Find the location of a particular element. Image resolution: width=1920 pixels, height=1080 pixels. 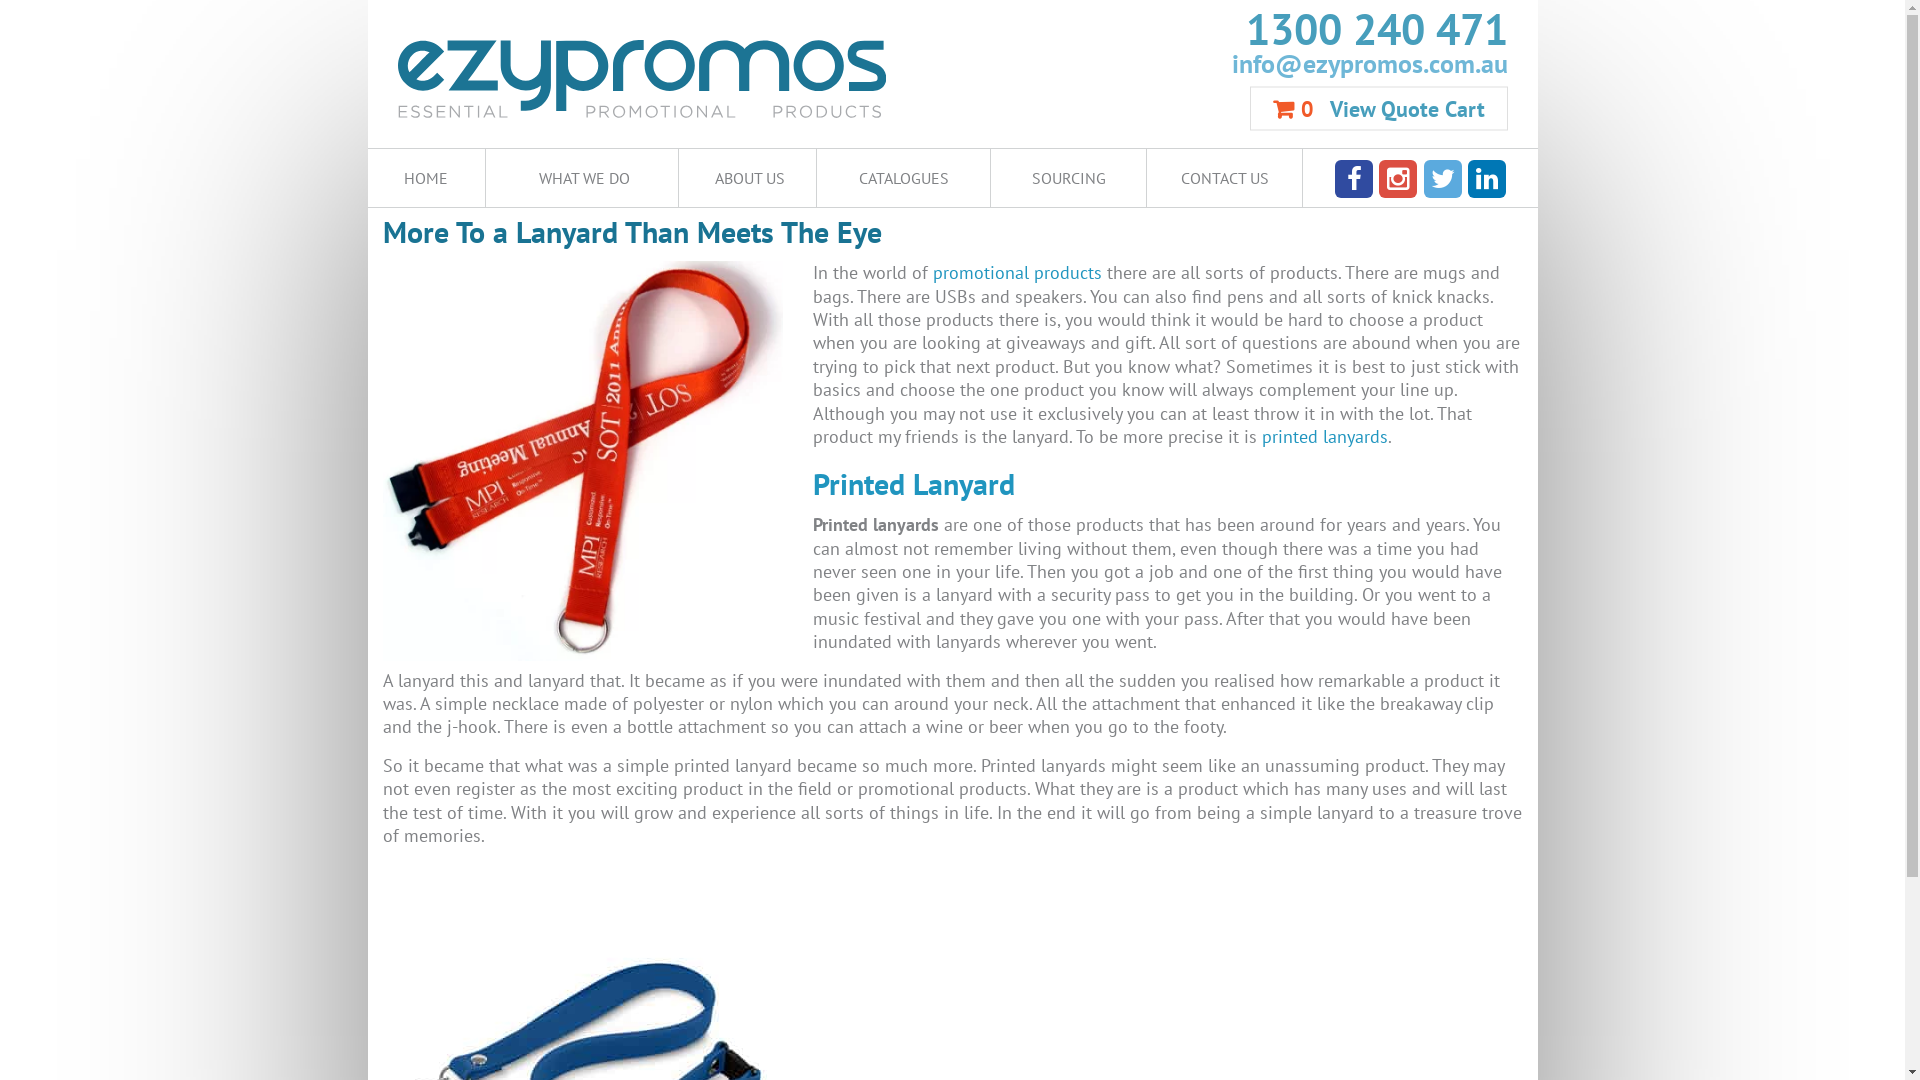

'info@ezypromos.com.au' is located at coordinates (1228, 61).